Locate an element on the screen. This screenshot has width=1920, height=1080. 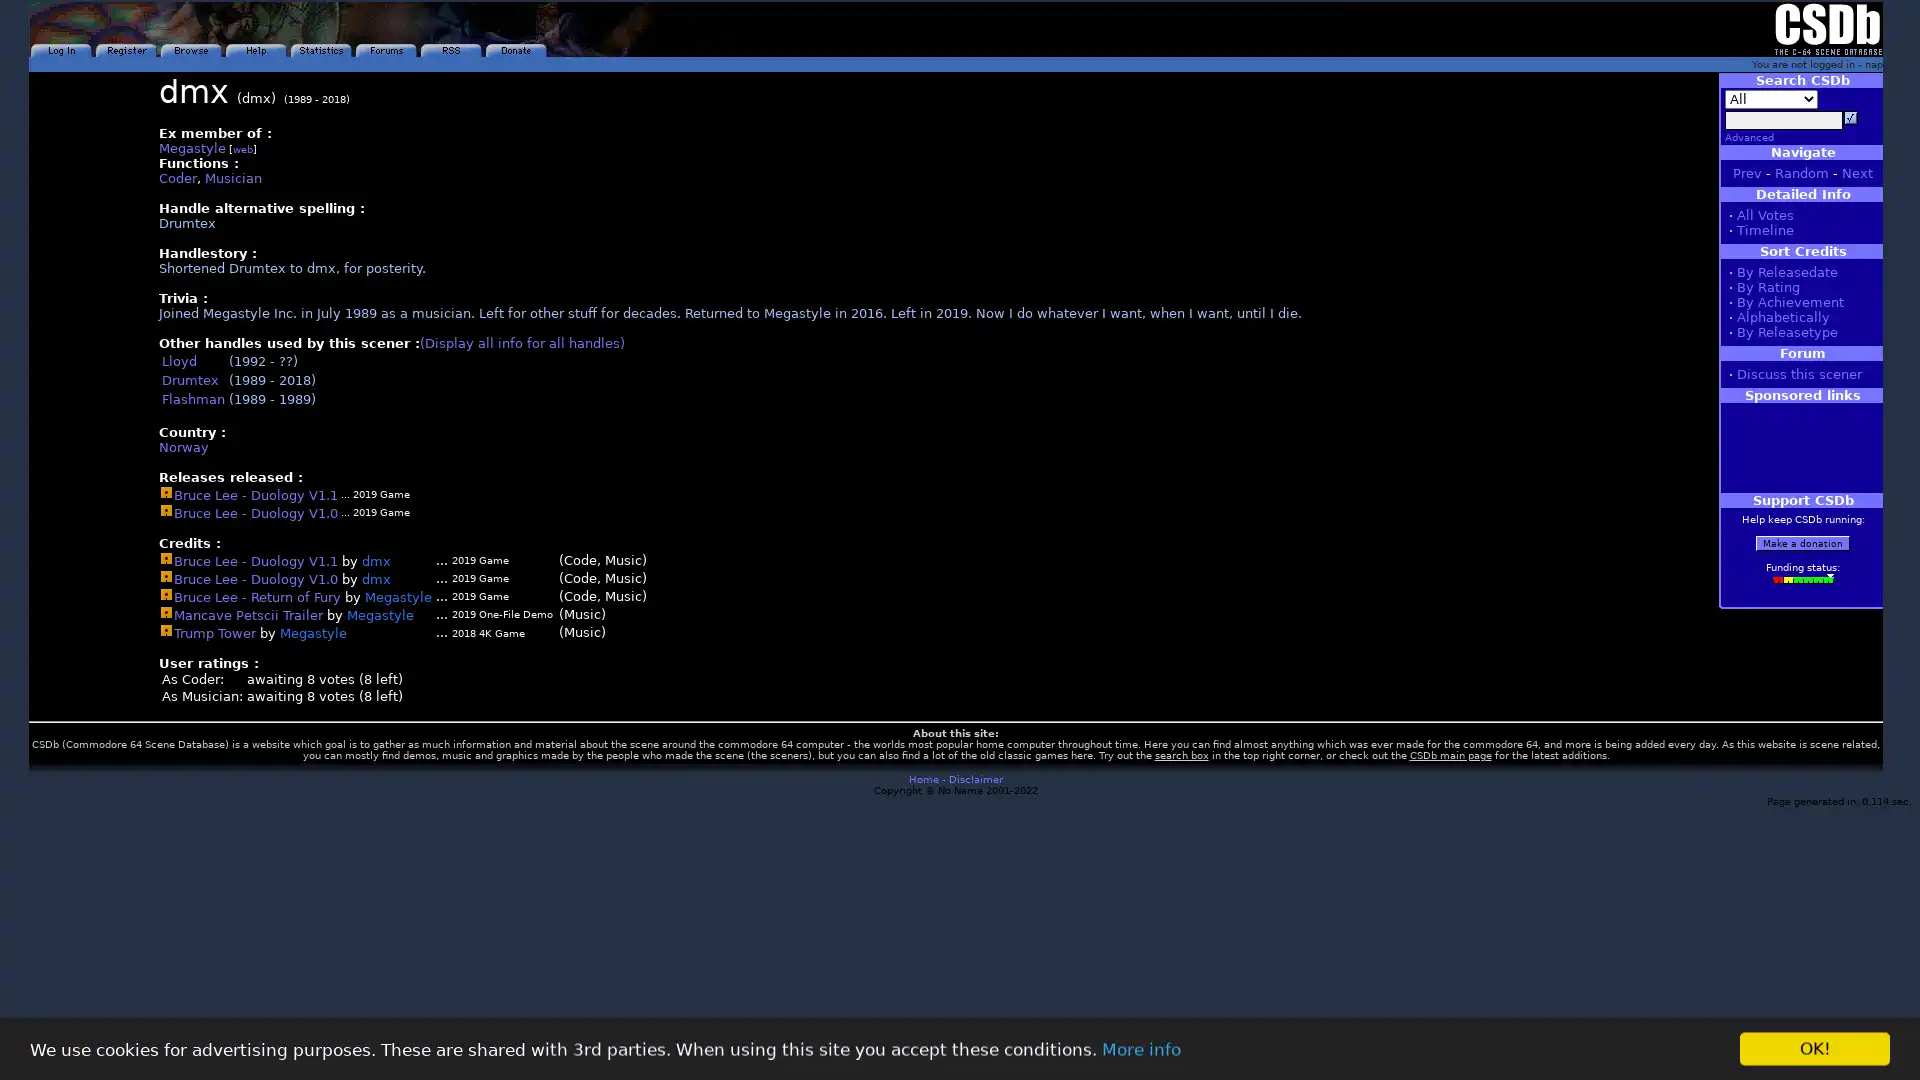
Make a donation is located at coordinates (1803, 543).